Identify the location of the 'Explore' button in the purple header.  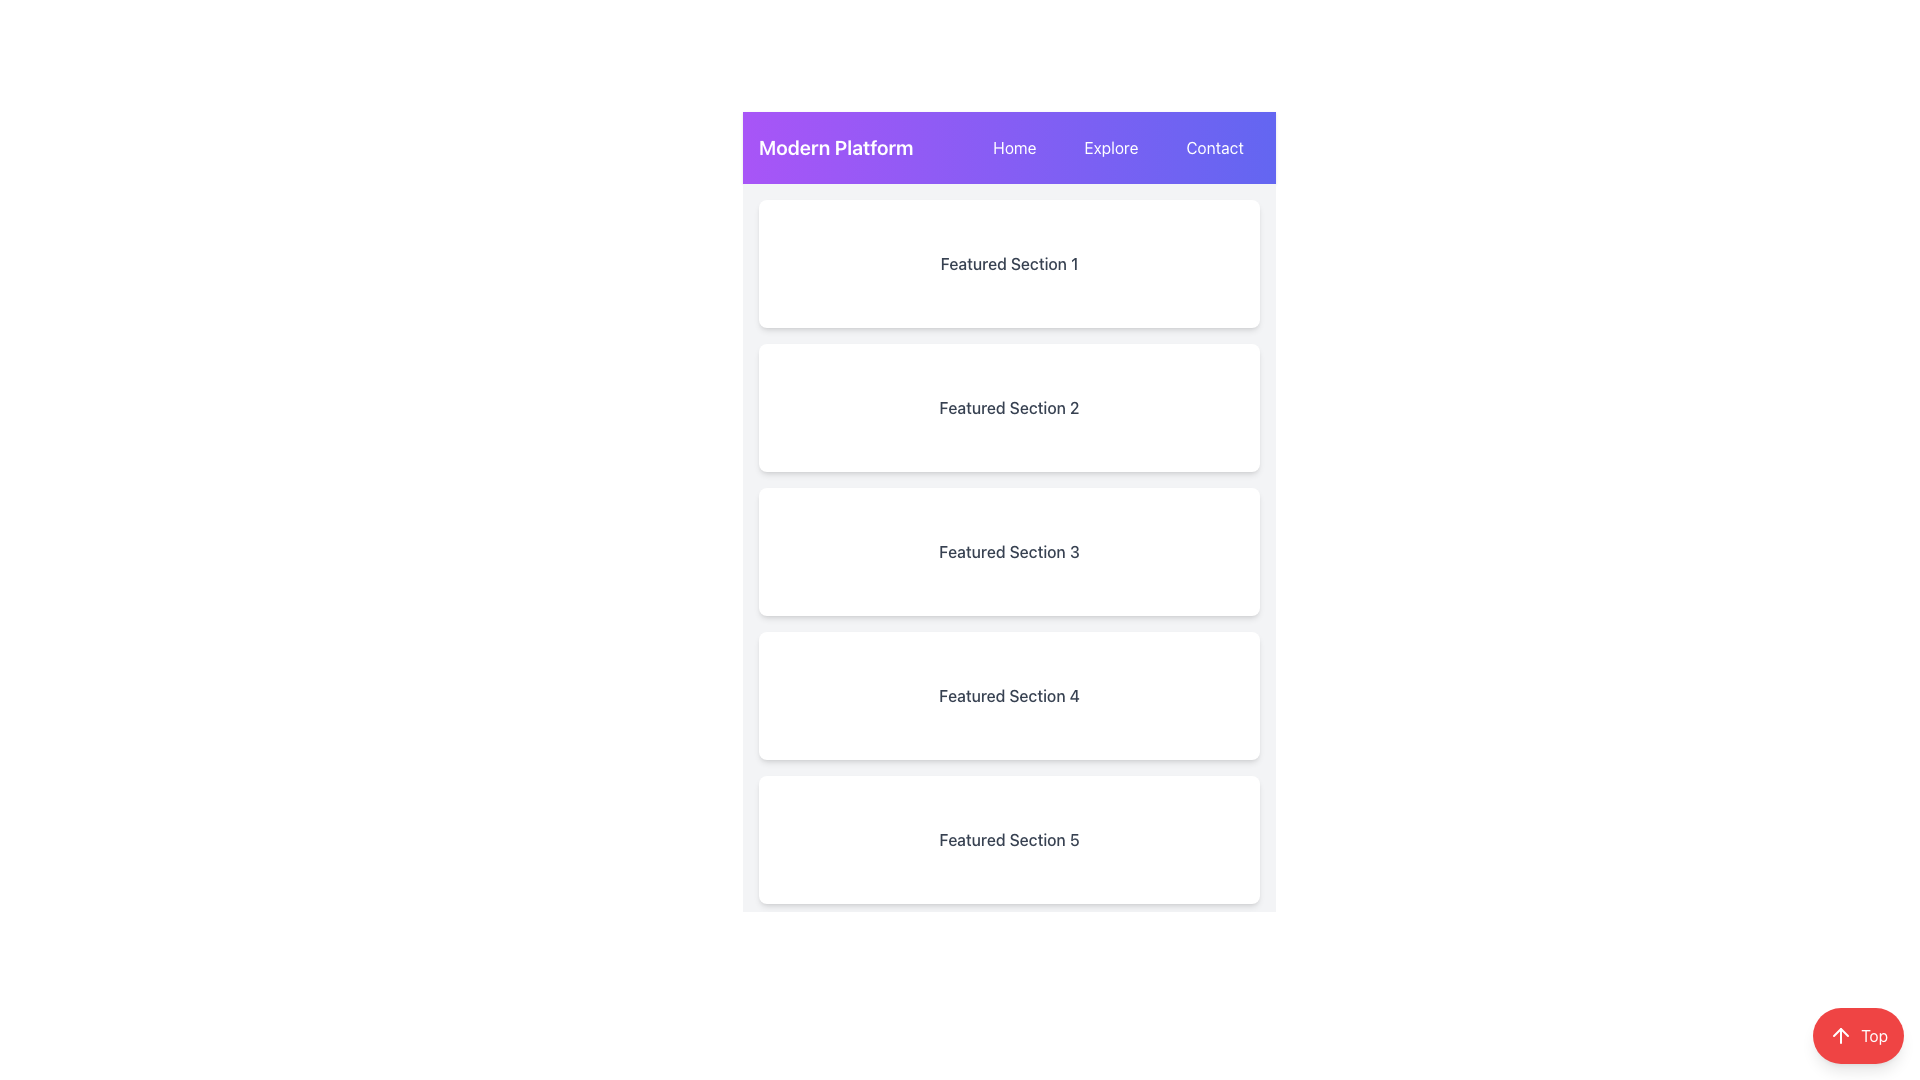
(1110, 146).